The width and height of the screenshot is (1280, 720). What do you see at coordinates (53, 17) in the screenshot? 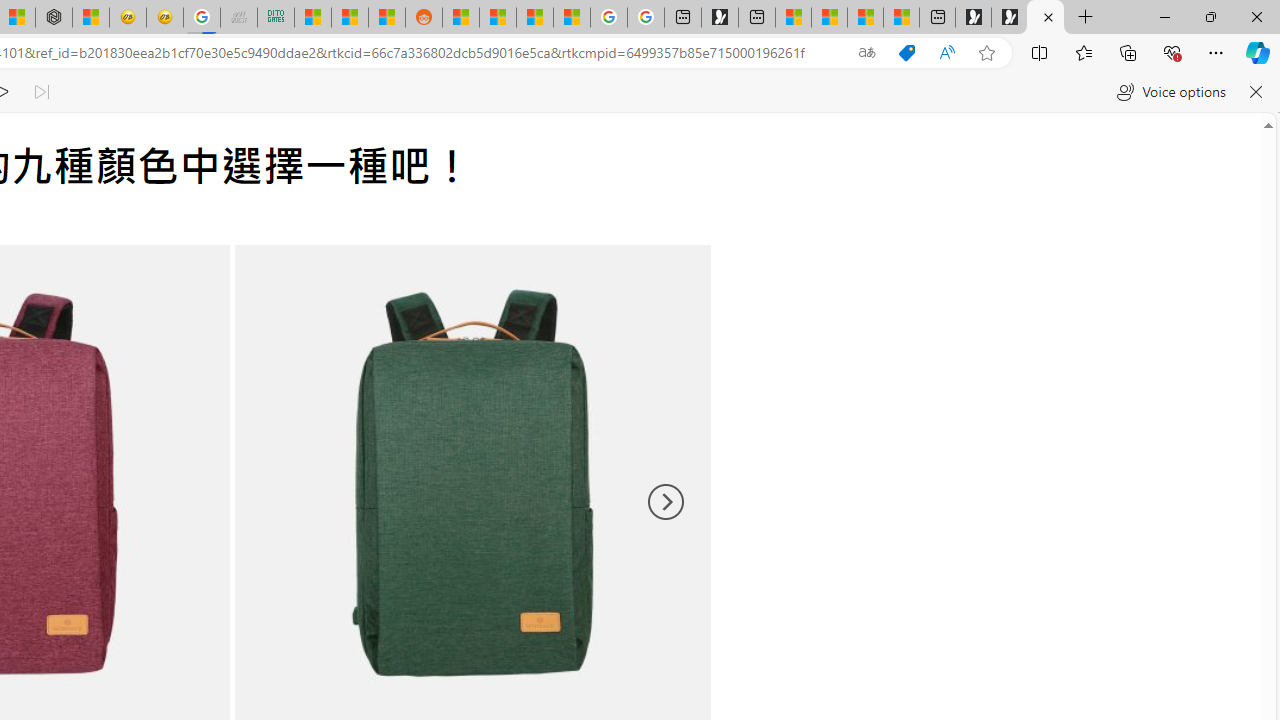
I see `'Nordace - #1 Japanese Best-Seller - Siena Smart Backpack'` at bounding box center [53, 17].